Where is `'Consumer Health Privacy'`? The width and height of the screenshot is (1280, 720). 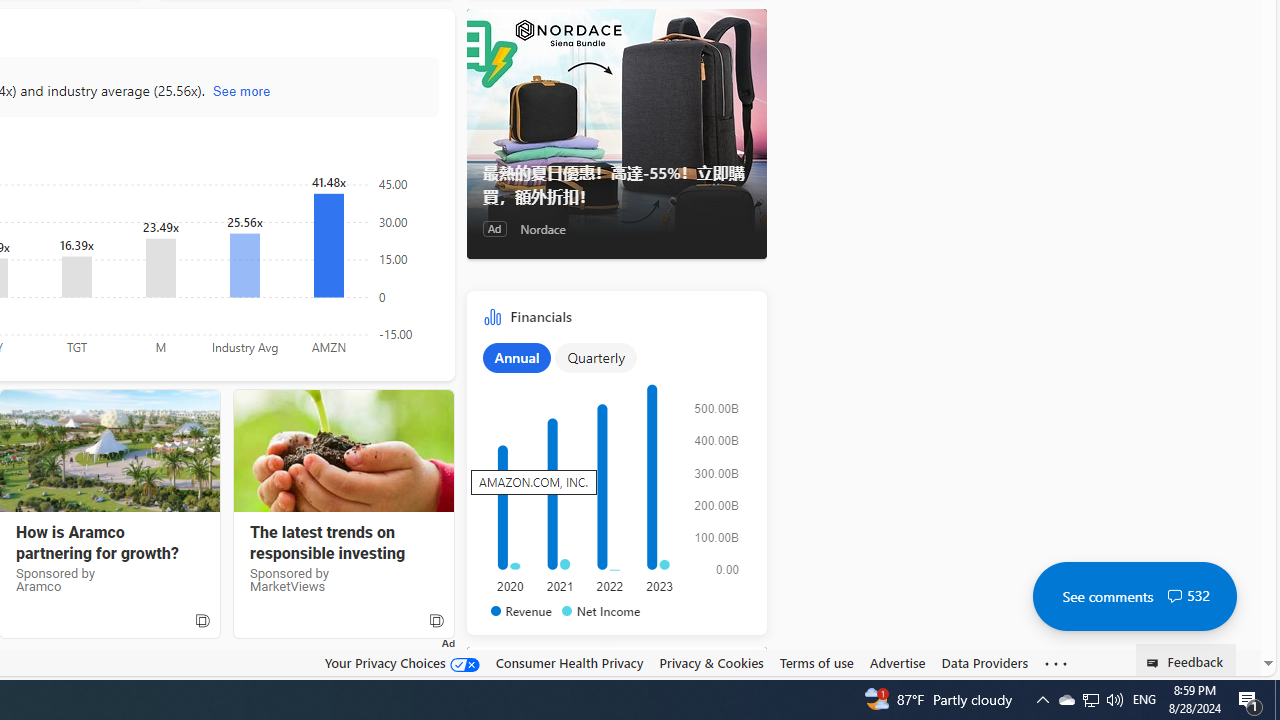 'Consumer Health Privacy' is located at coordinates (568, 663).